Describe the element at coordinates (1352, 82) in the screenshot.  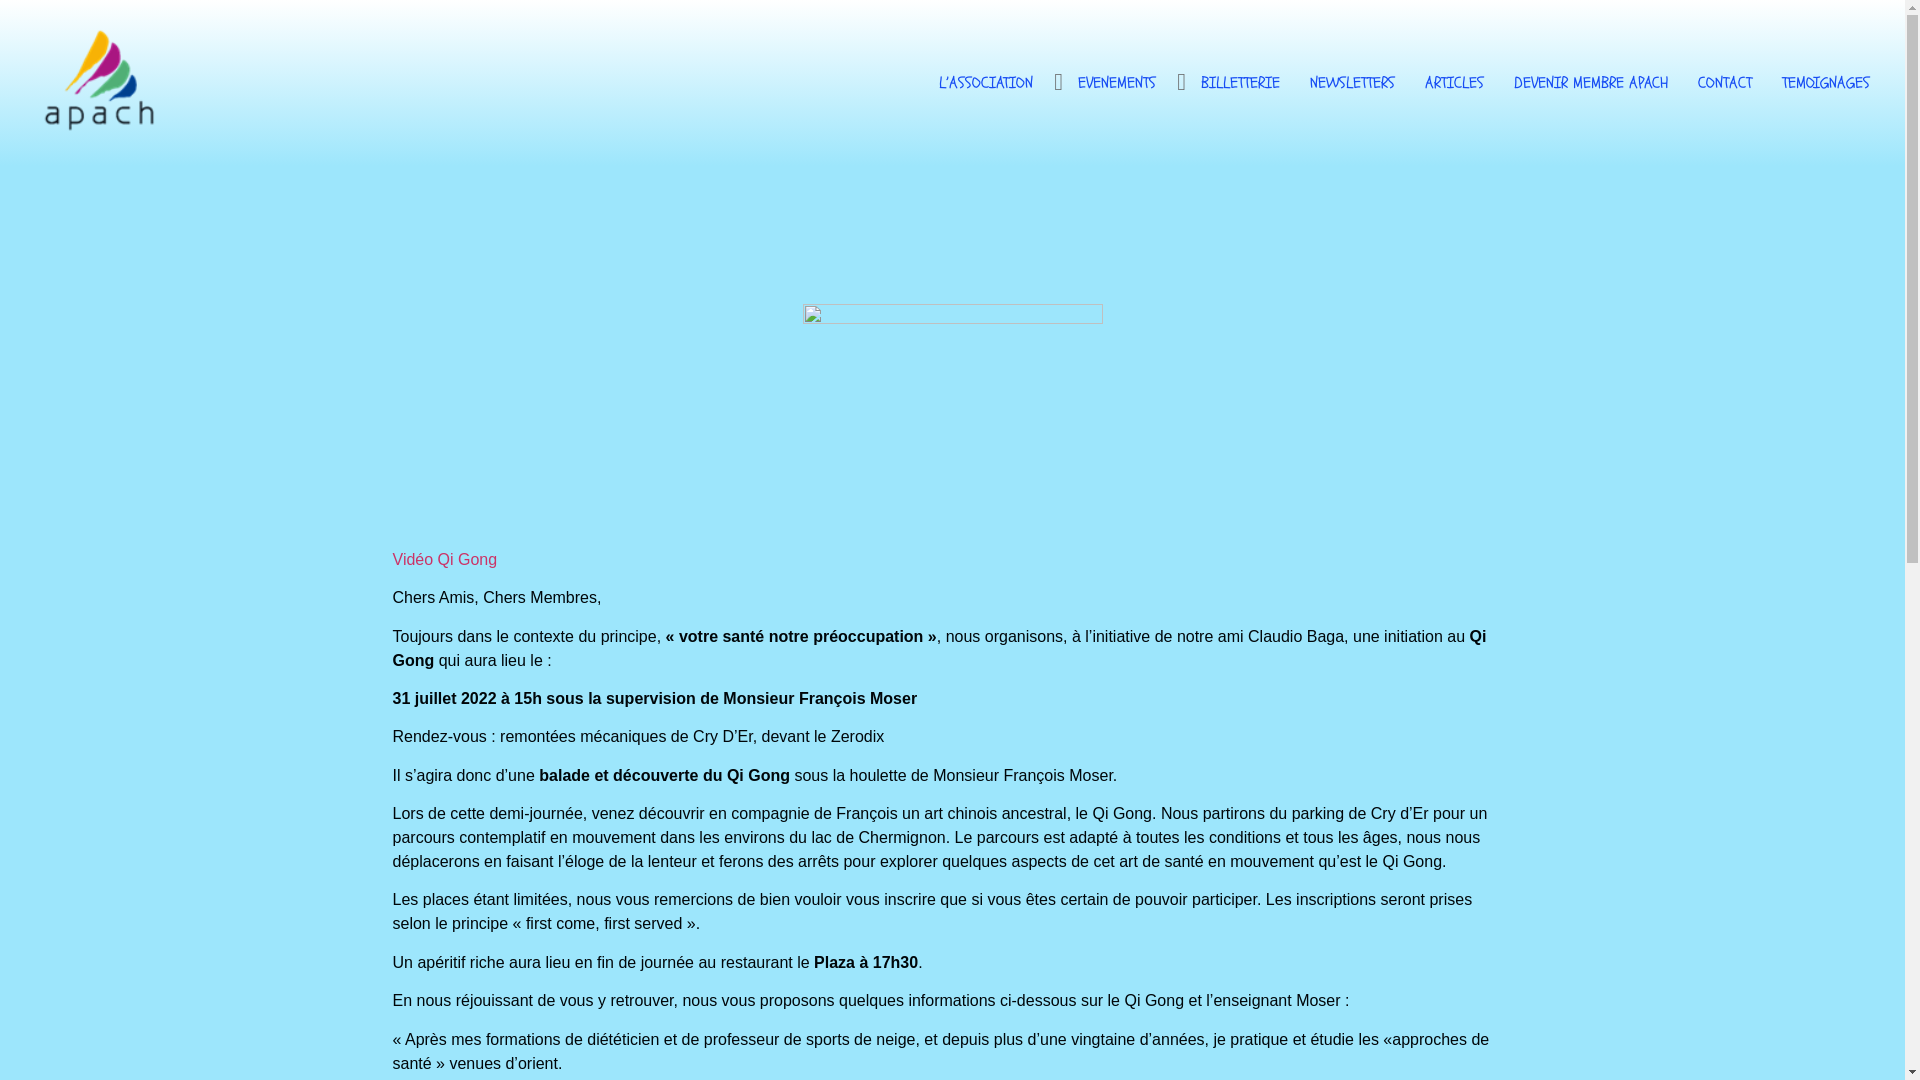
I see `'NEWSLETTERS'` at that location.